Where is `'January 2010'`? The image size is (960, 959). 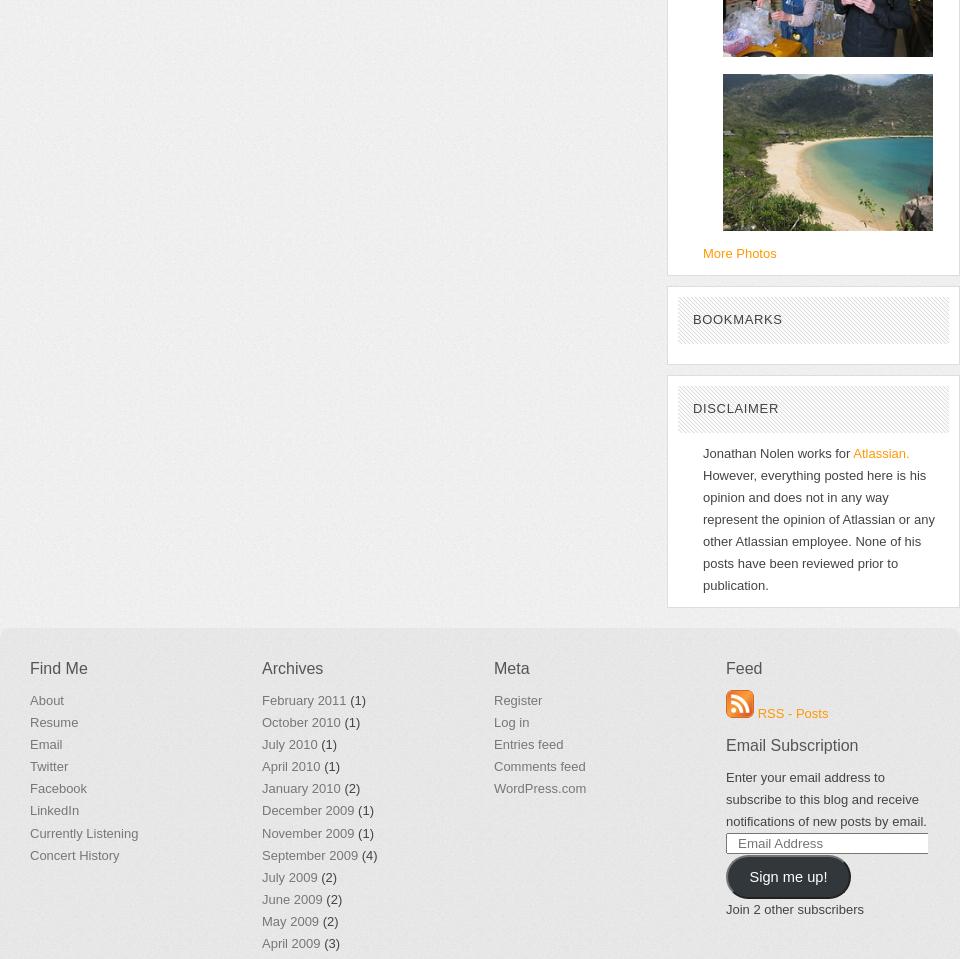 'January 2010' is located at coordinates (299, 788).